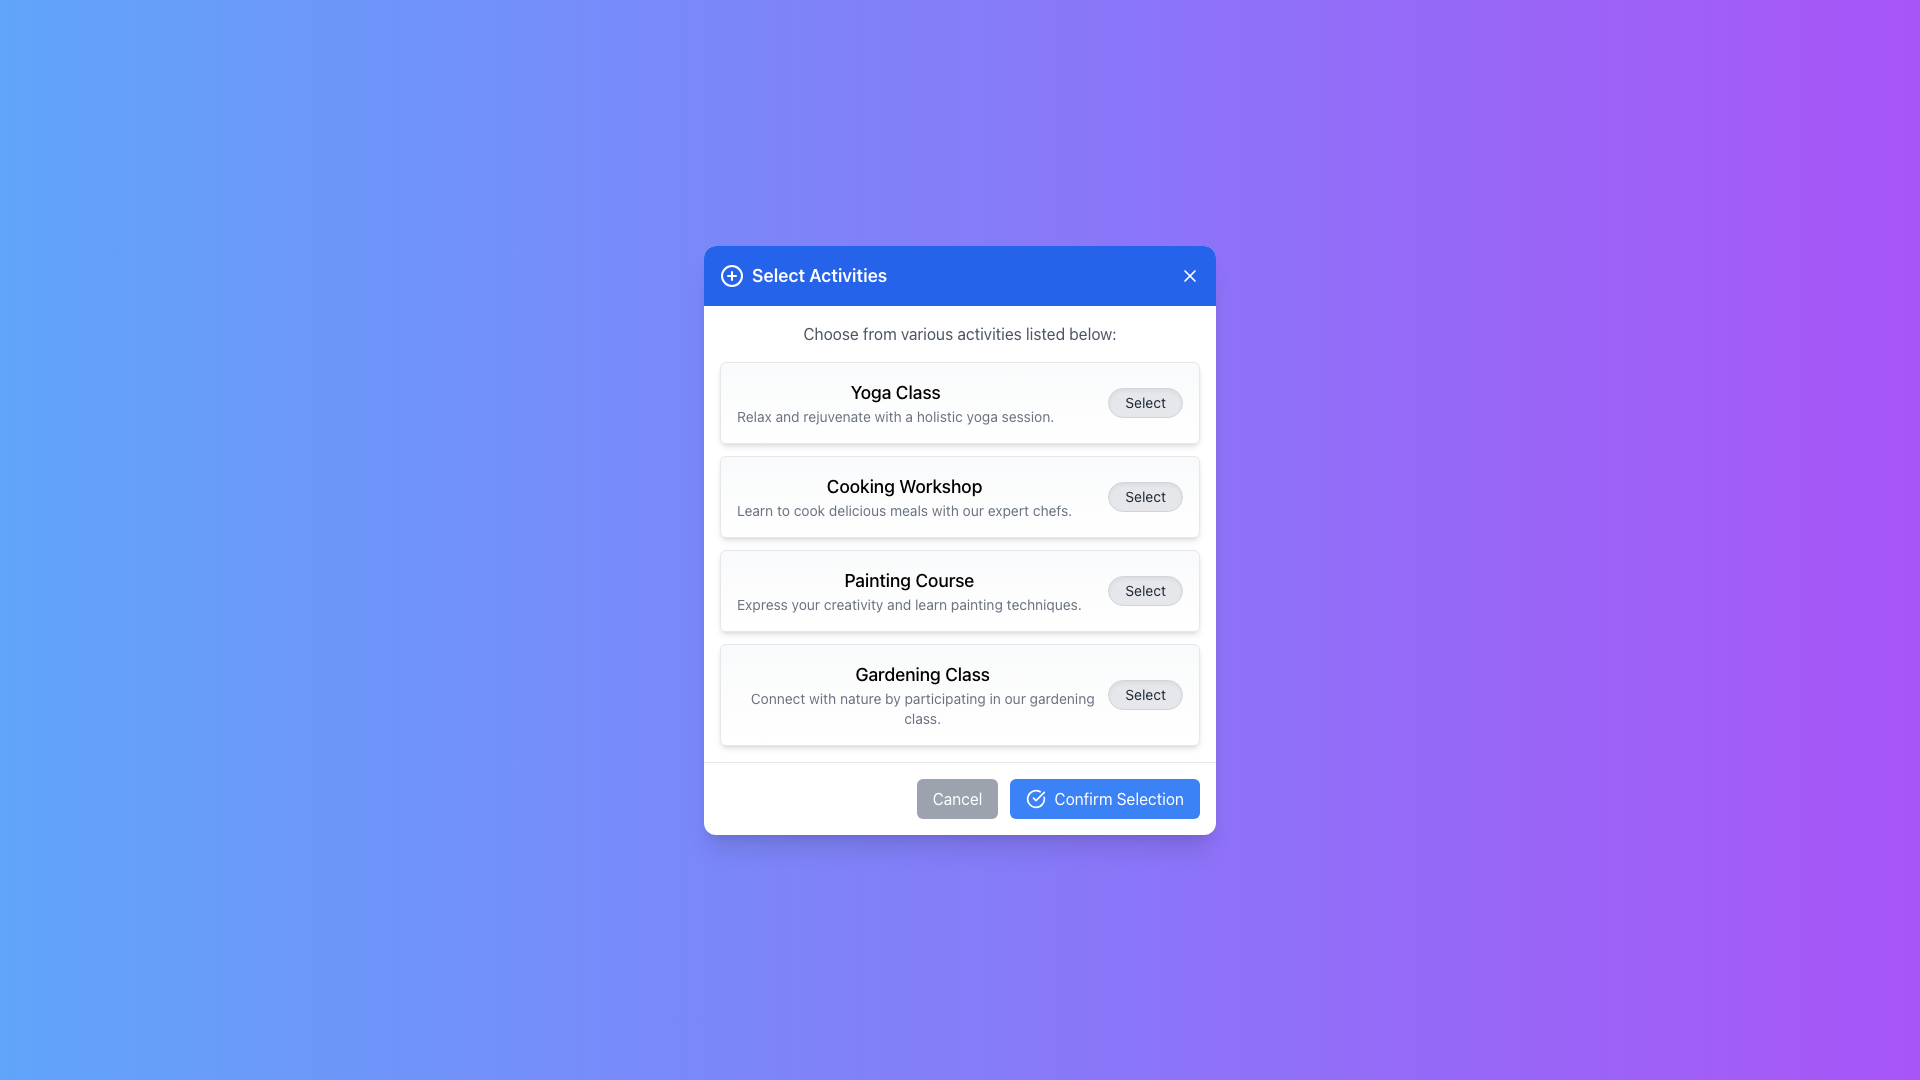 This screenshot has height=1080, width=1920. Describe the element at coordinates (903, 486) in the screenshot. I see `the 'Cooking Workshop' text label, which is styled in medium-bold black font and located prominently in the middle section of a rectangular card layout` at that location.